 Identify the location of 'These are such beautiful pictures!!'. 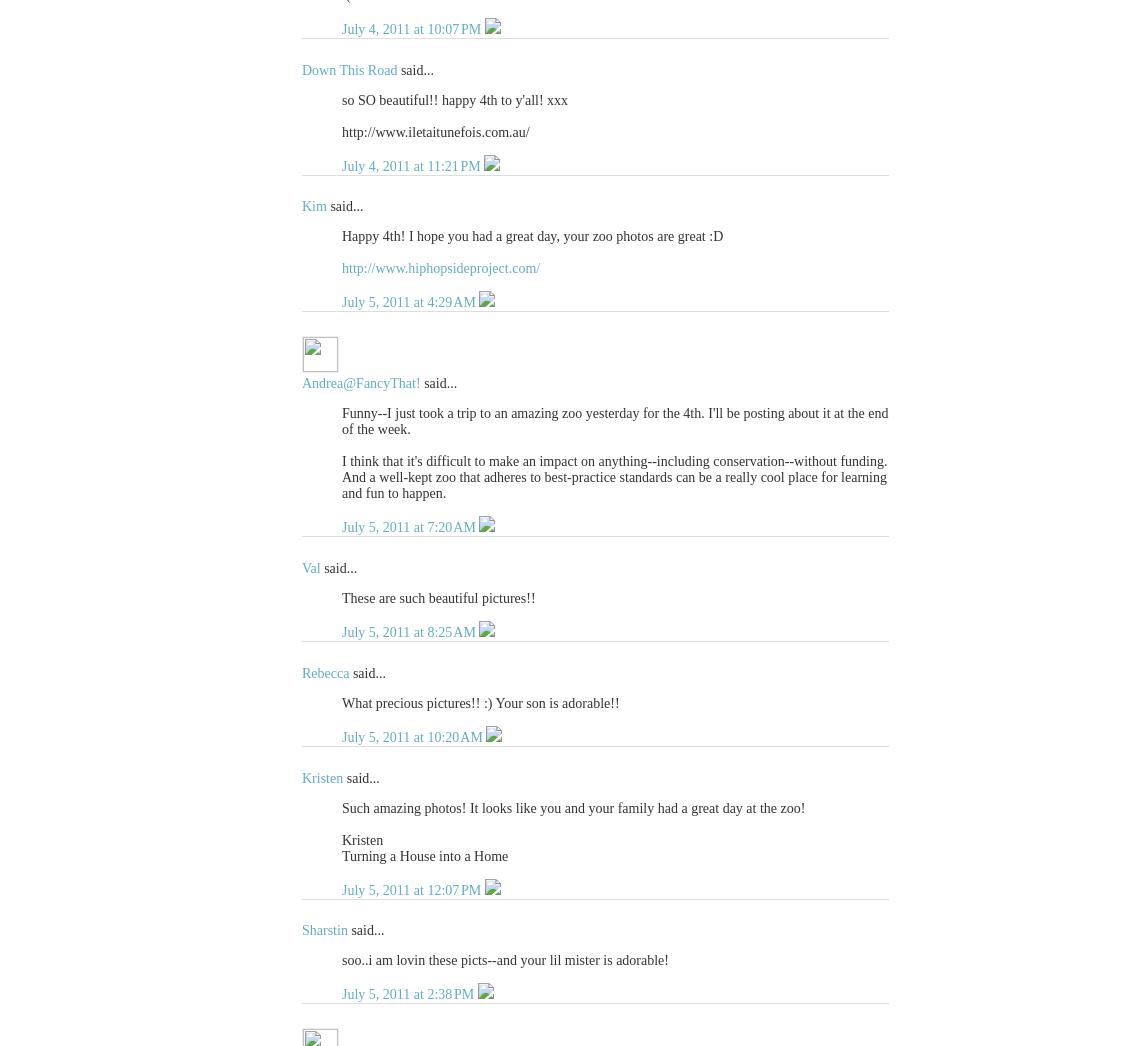
(437, 598).